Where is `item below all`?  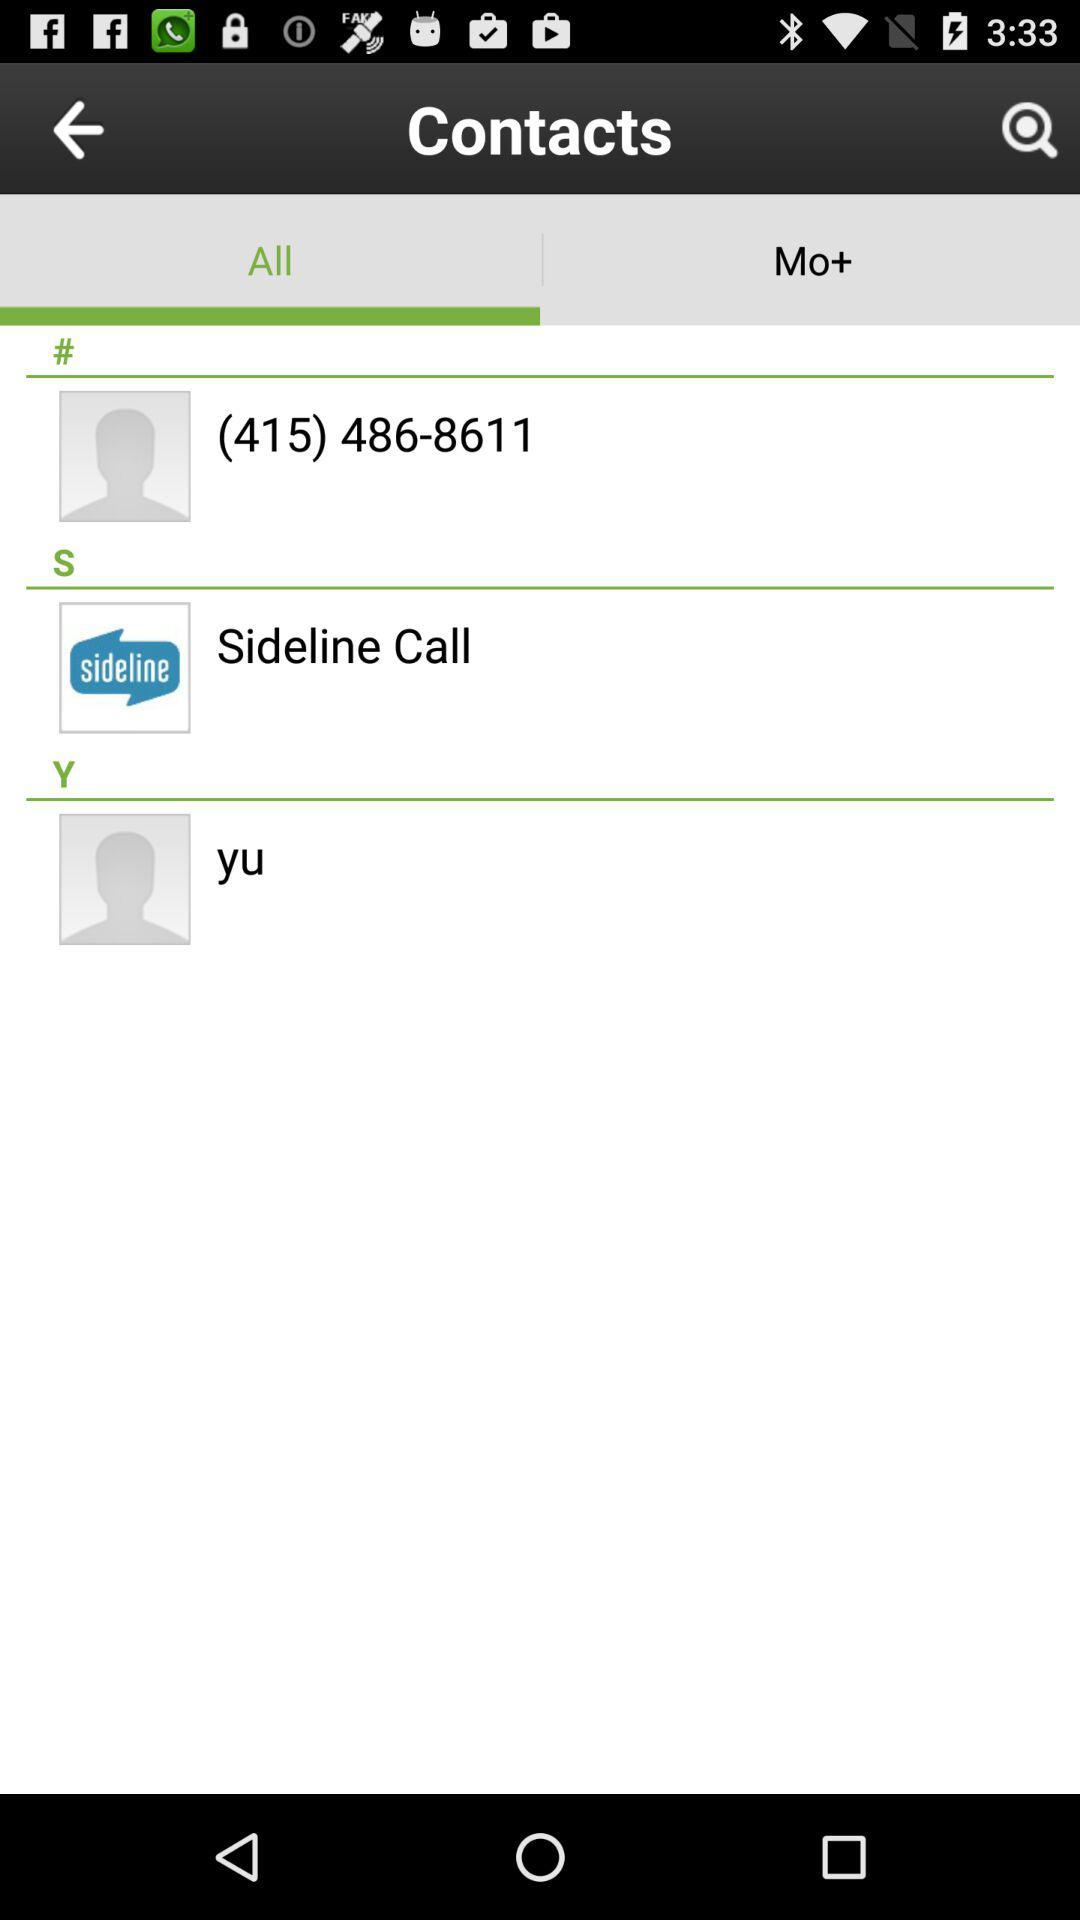 item below all is located at coordinates (540, 350).